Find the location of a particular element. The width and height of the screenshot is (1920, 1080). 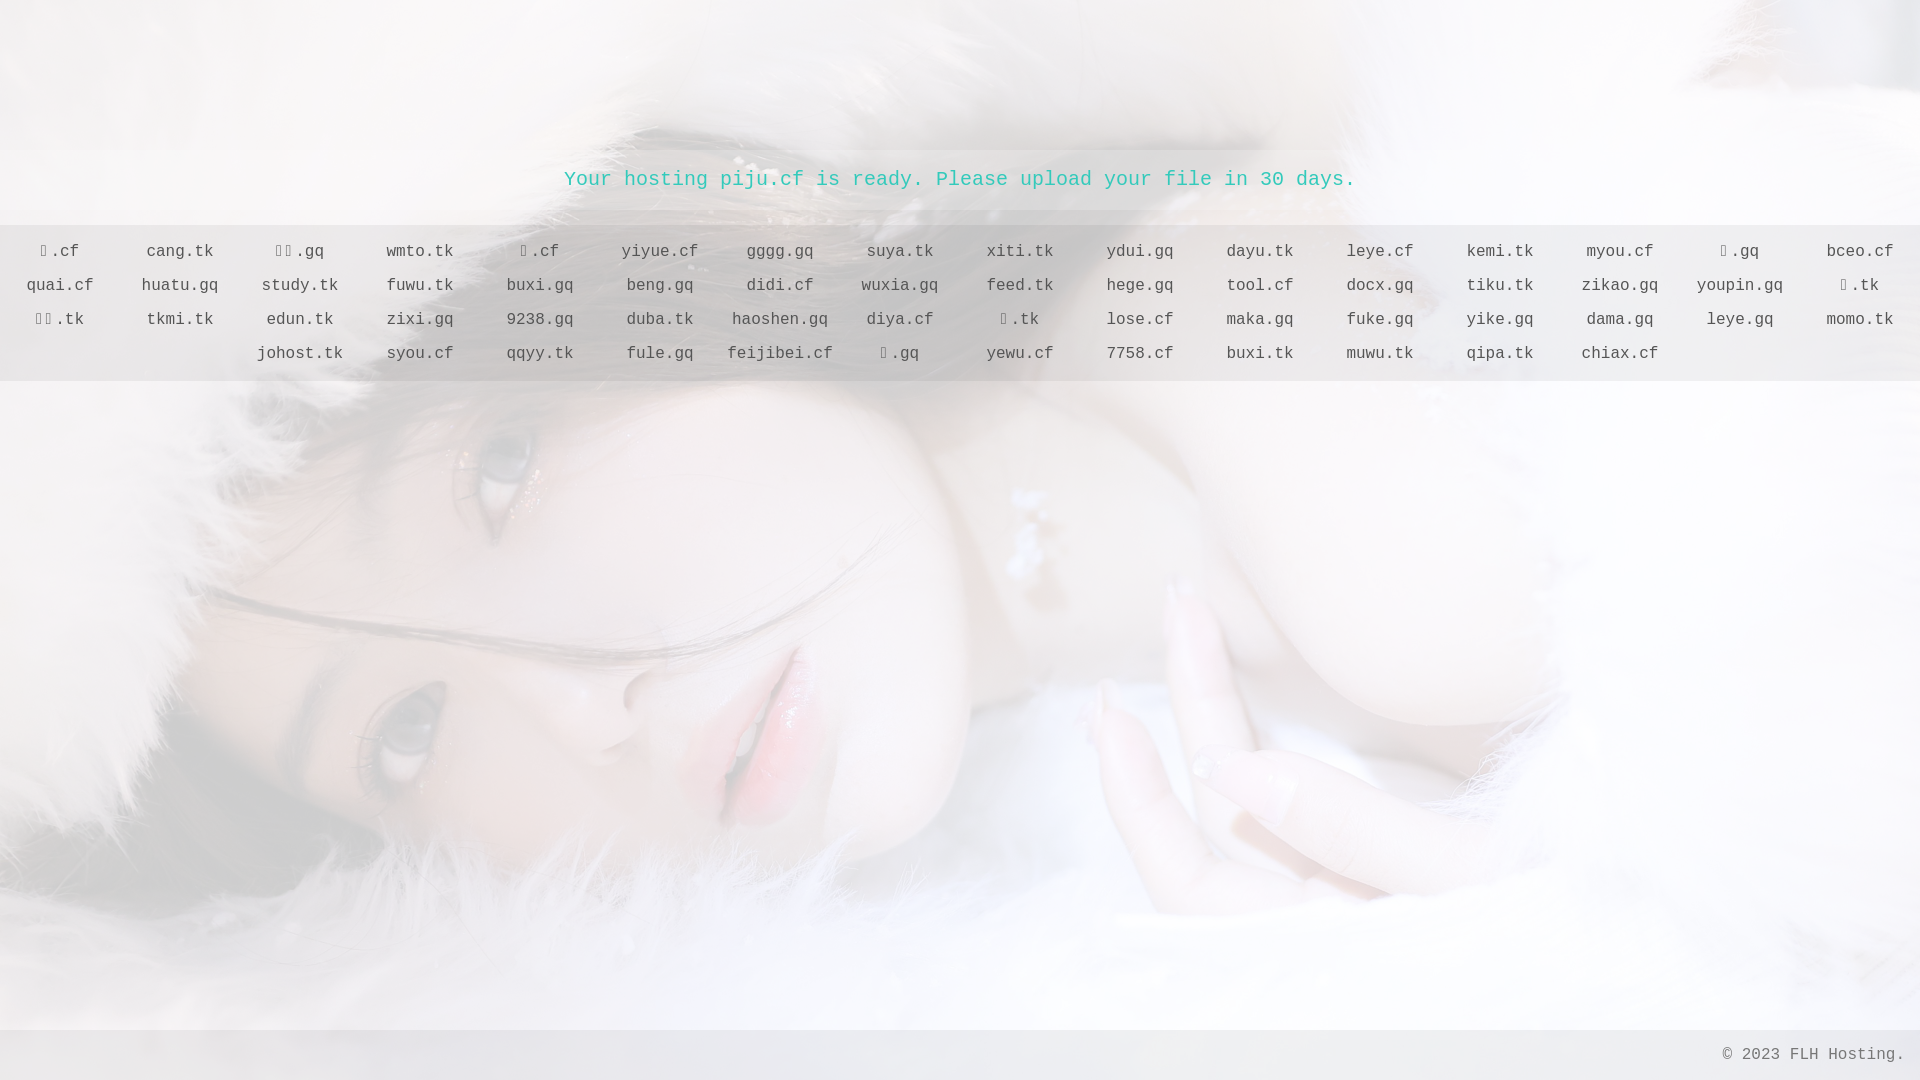

'johost.tk' is located at coordinates (240, 353).